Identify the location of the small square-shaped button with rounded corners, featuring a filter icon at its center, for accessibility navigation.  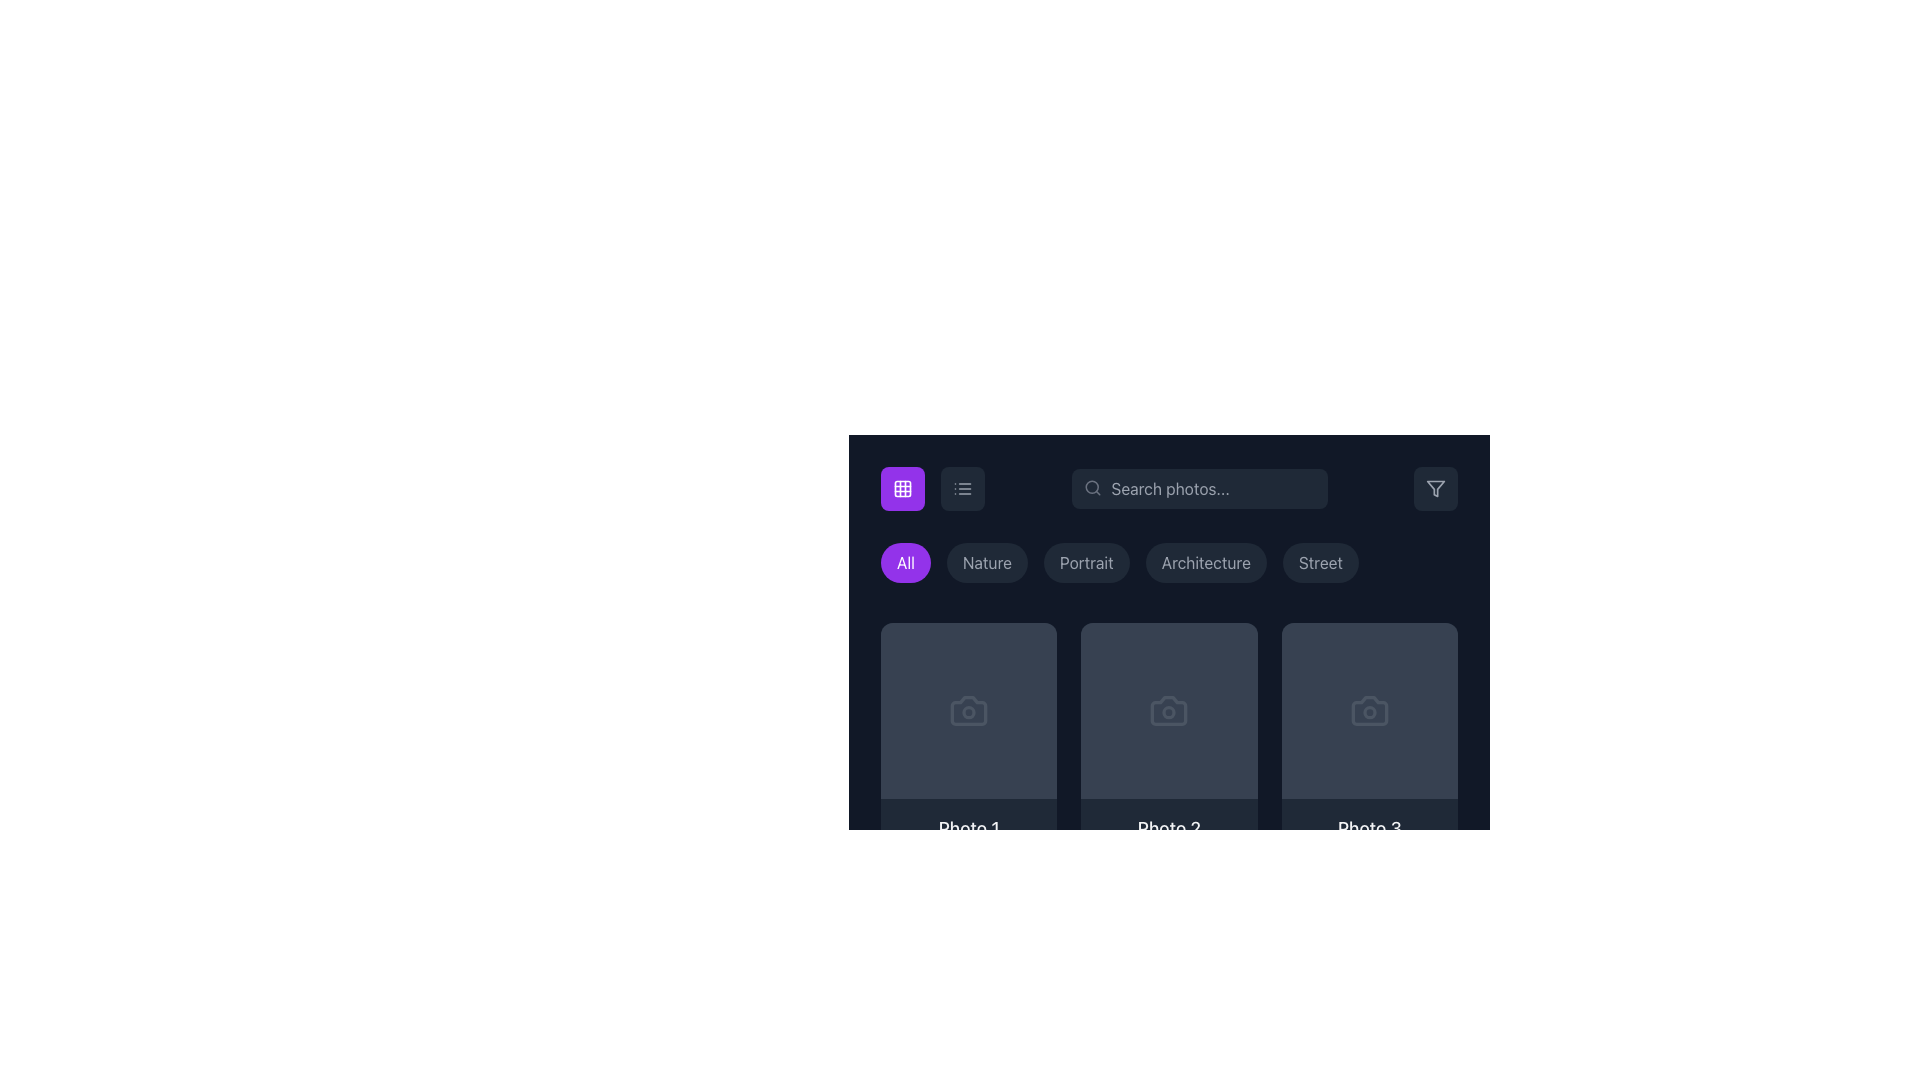
(1434, 489).